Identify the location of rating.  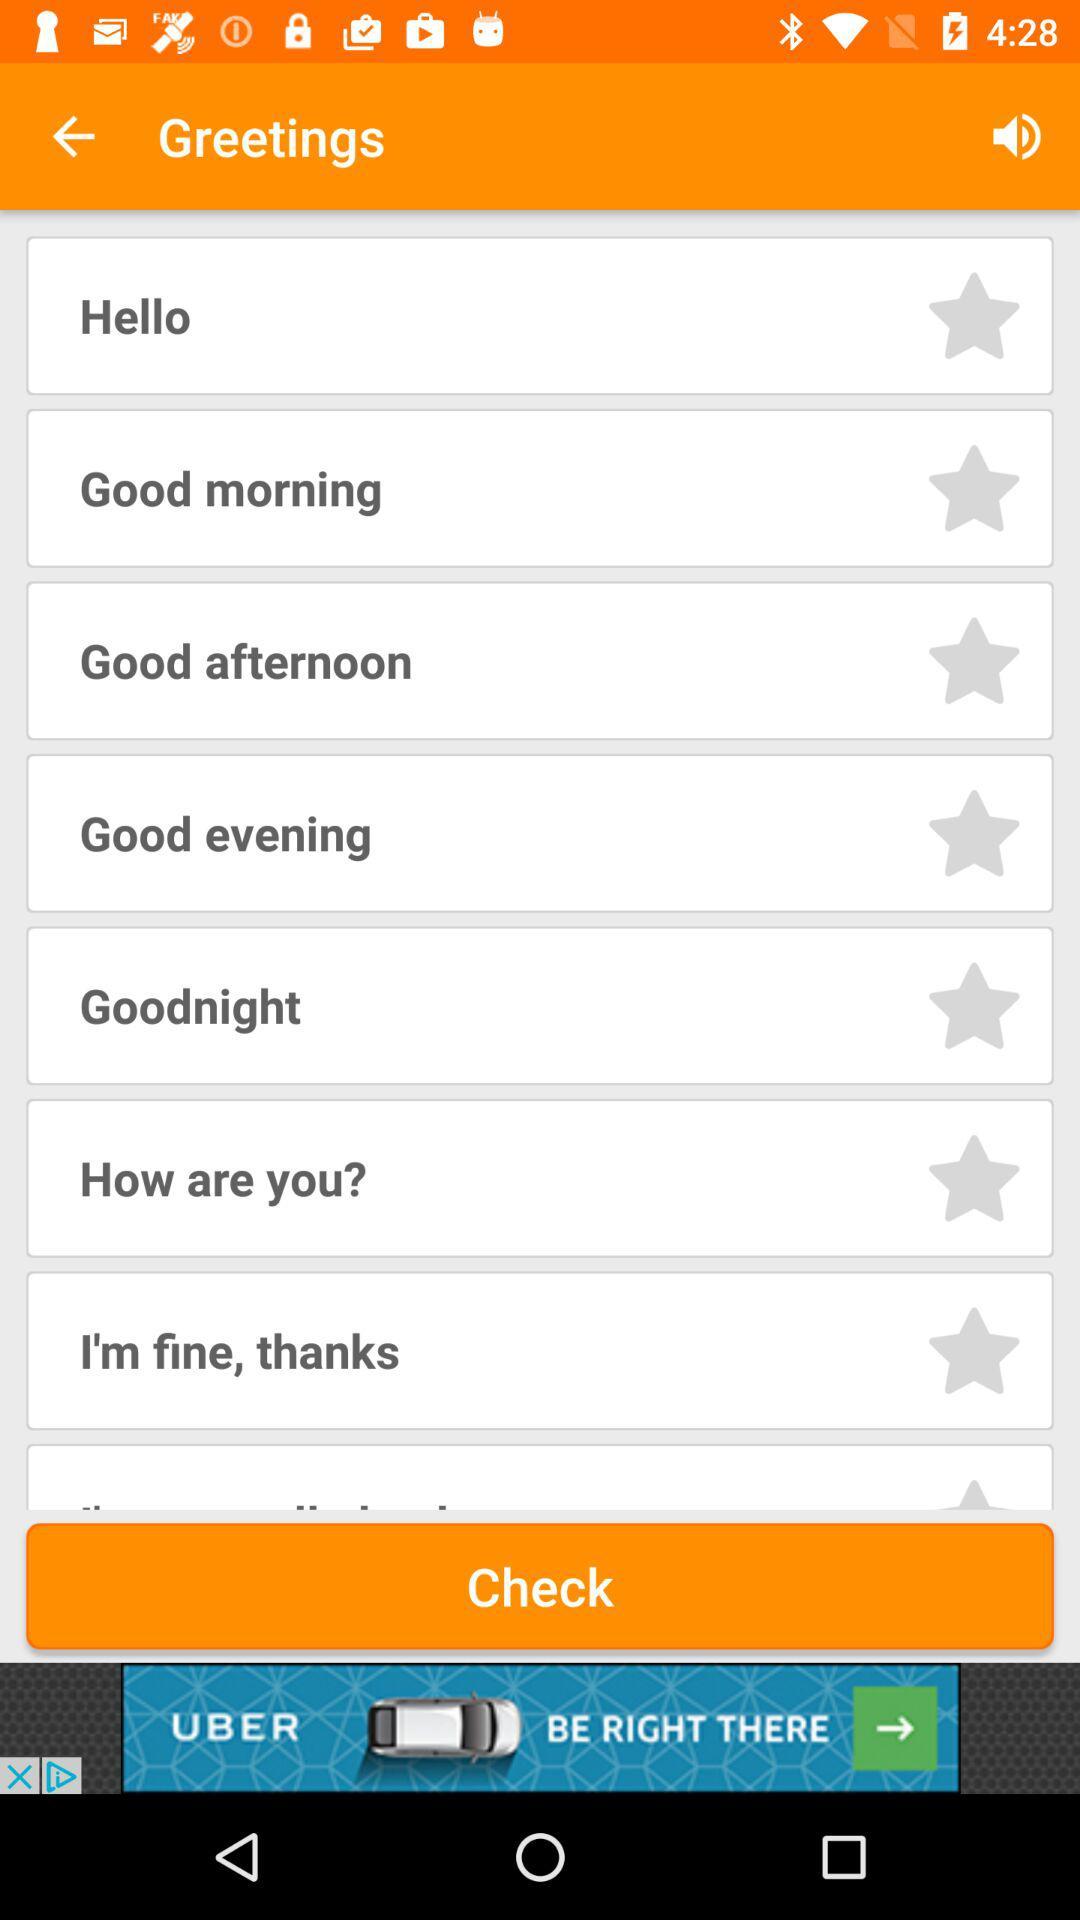
(973, 1350).